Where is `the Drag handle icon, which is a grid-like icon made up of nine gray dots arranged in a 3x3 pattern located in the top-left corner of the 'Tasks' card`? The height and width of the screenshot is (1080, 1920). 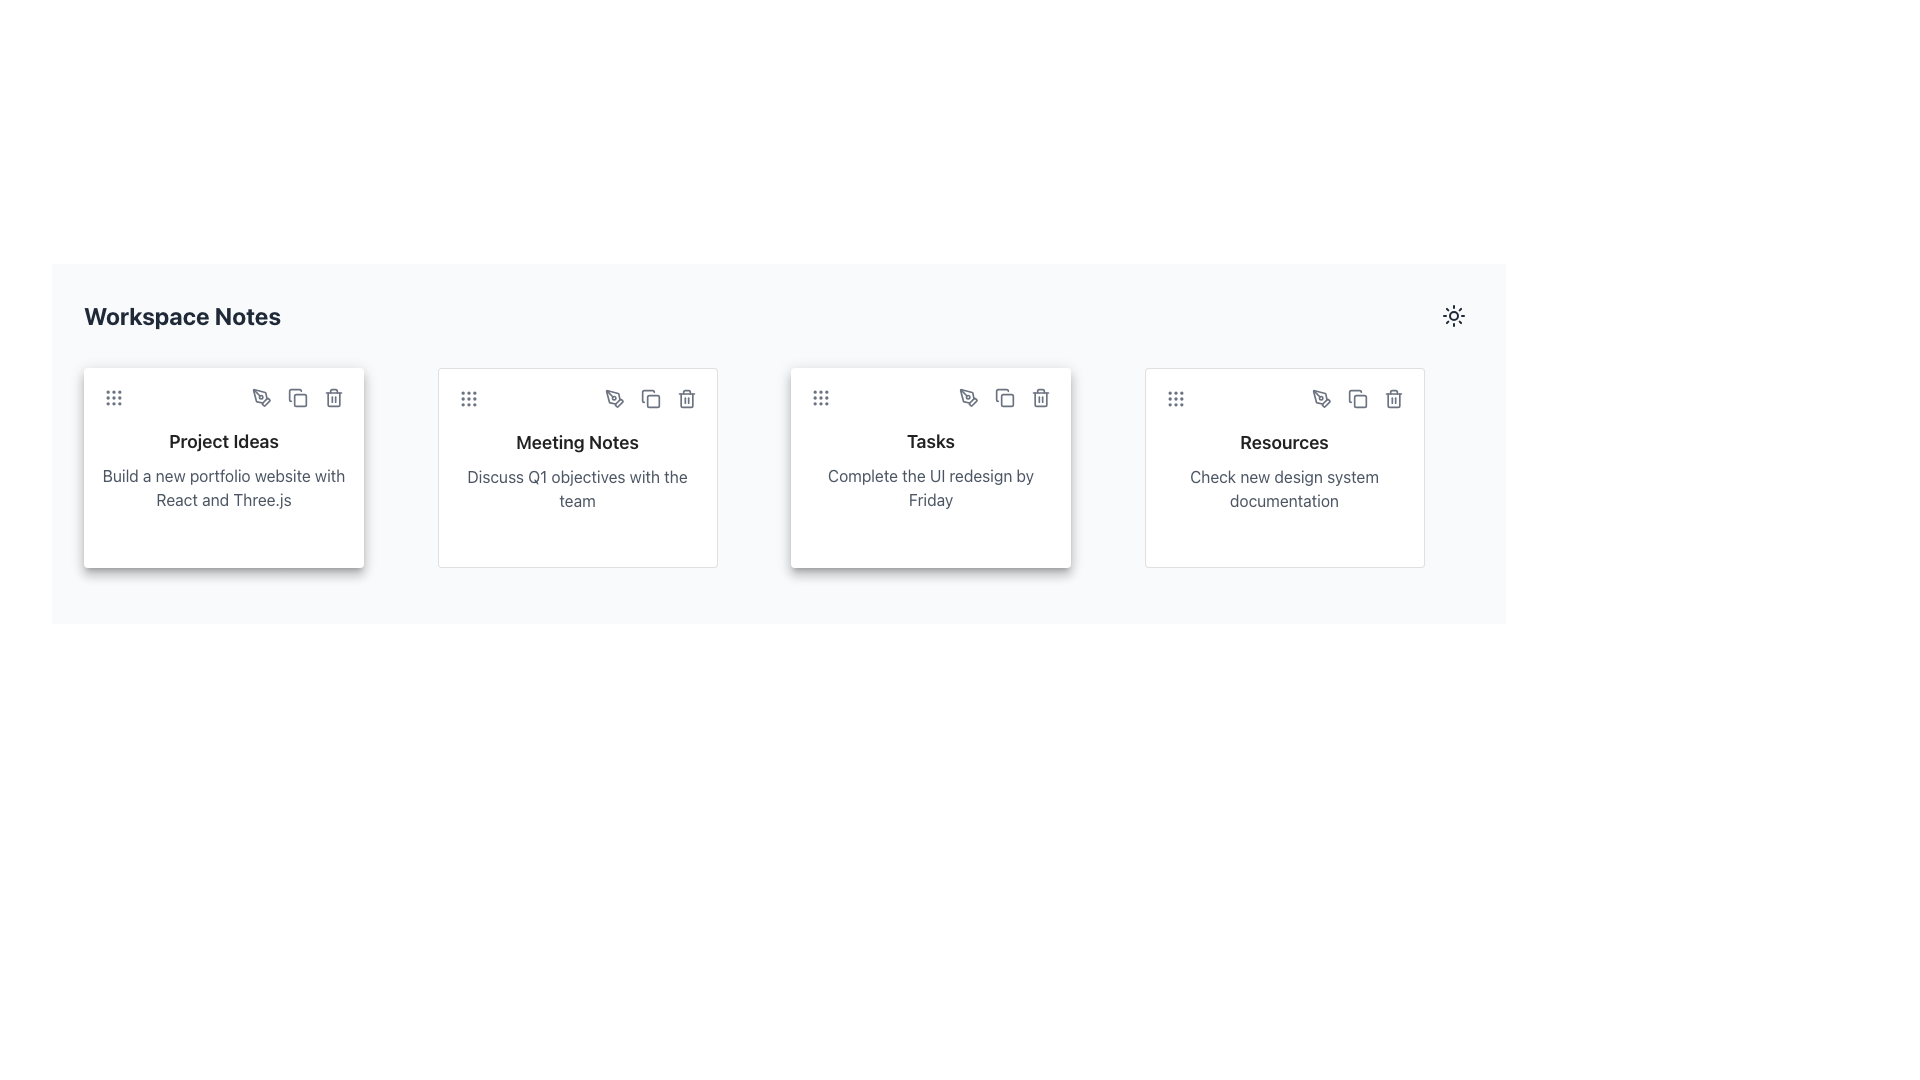 the Drag handle icon, which is a grid-like icon made up of nine gray dots arranged in a 3x3 pattern located in the top-left corner of the 'Tasks' card is located at coordinates (820, 397).